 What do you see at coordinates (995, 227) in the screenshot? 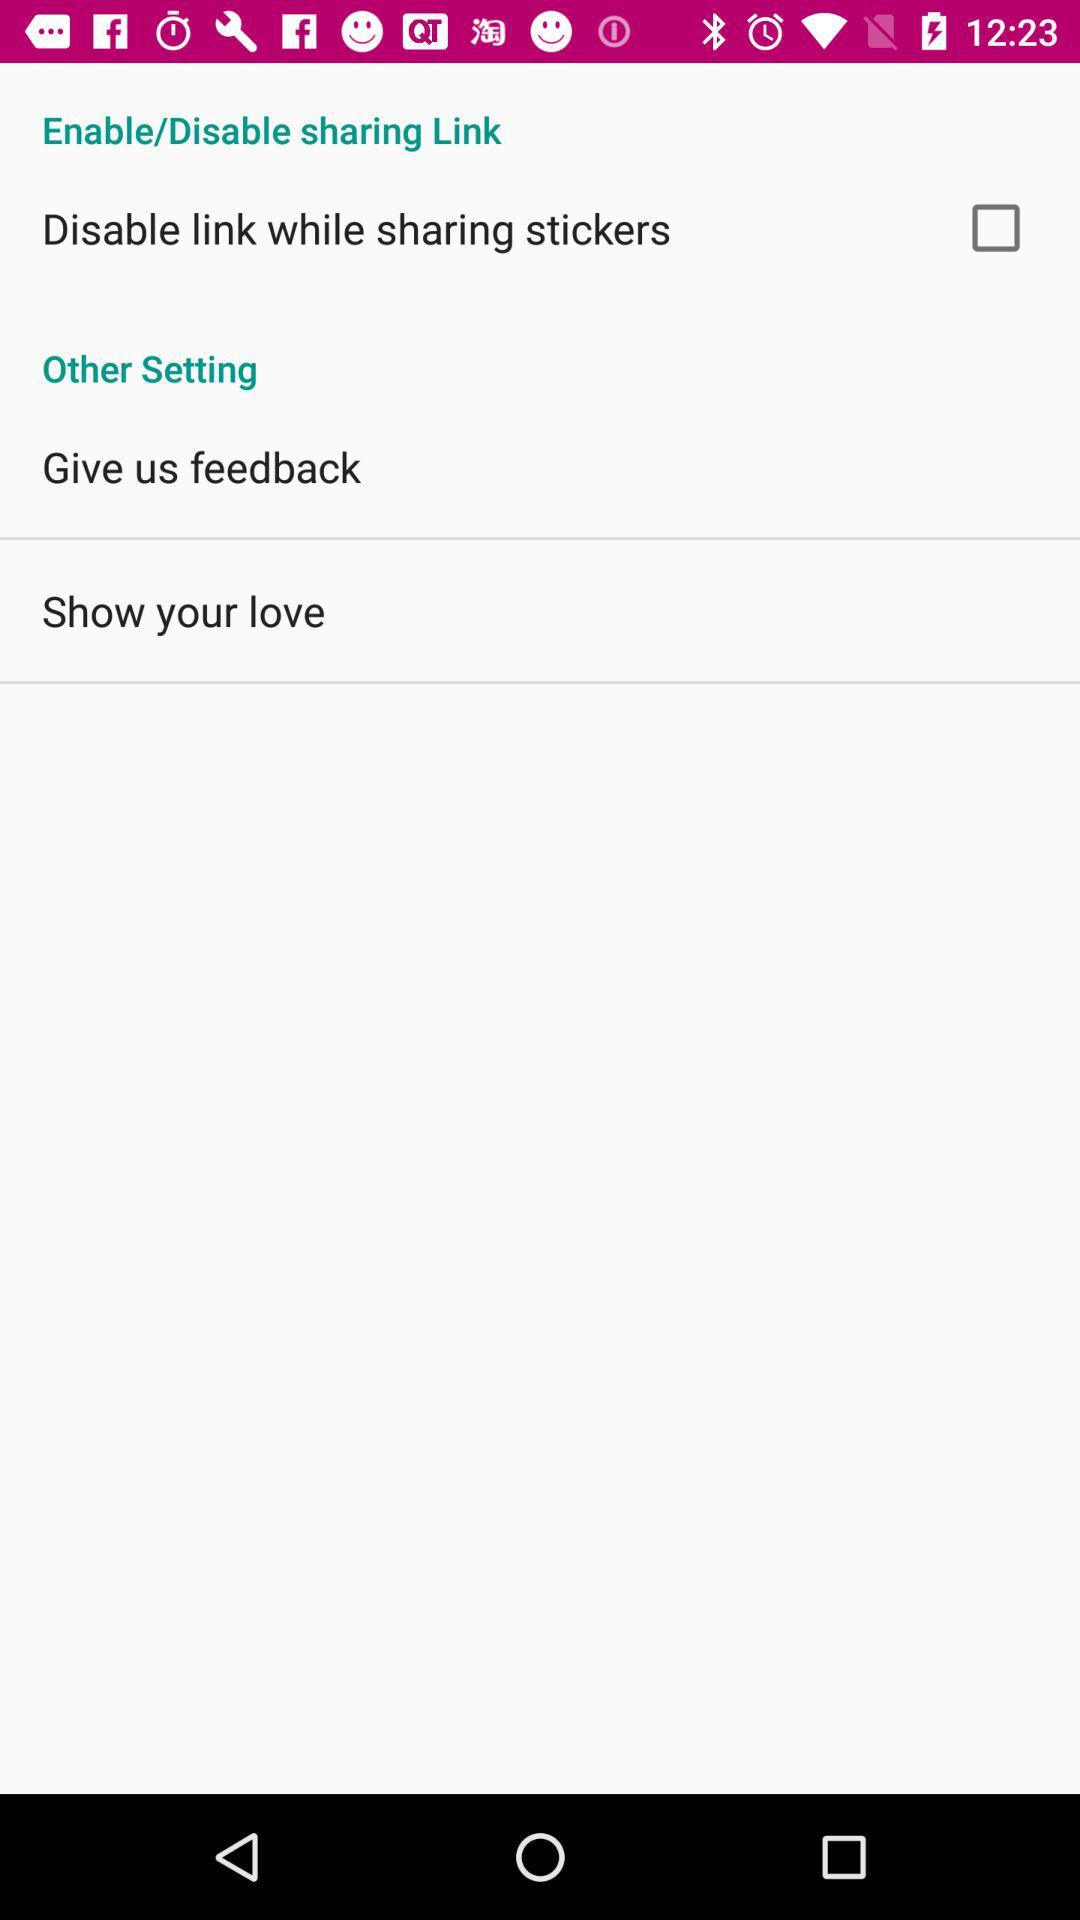
I see `icon below enable disable sharing app` at bounding box center [995, 227].